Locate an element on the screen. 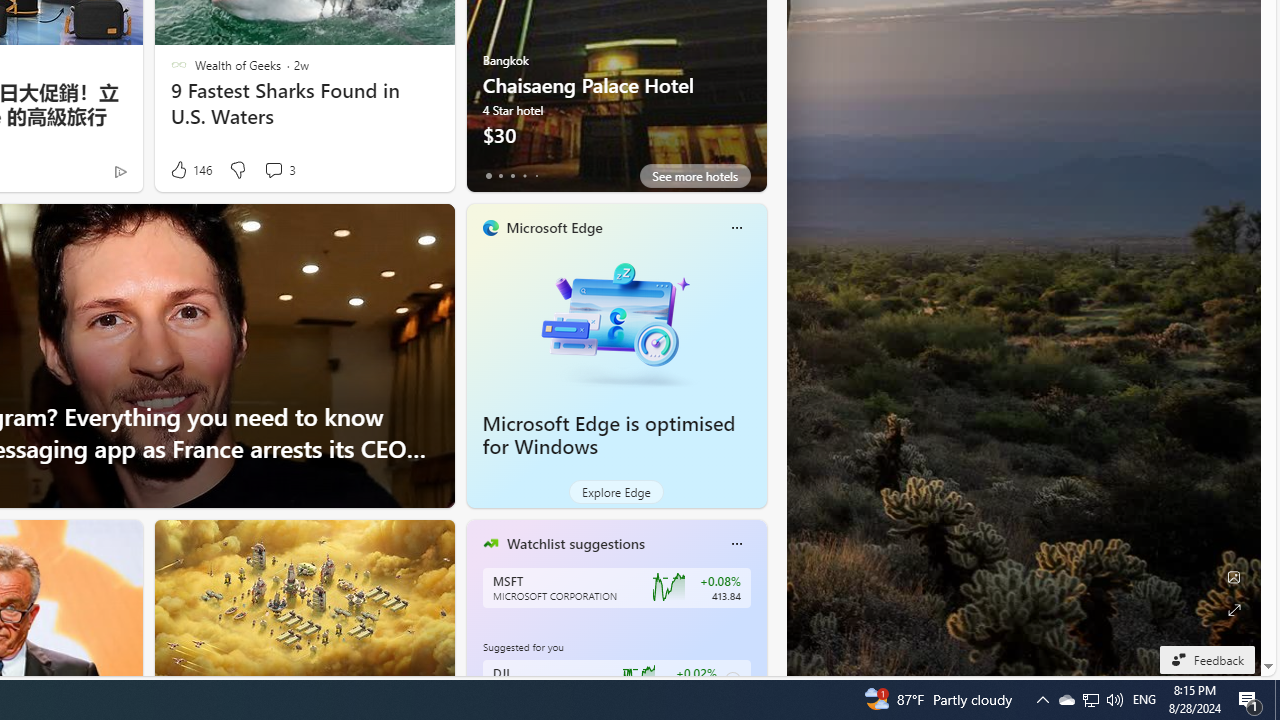 The image size is (1280, 720). 'Watchlist suggestions' is located at coordinates (574, 543).